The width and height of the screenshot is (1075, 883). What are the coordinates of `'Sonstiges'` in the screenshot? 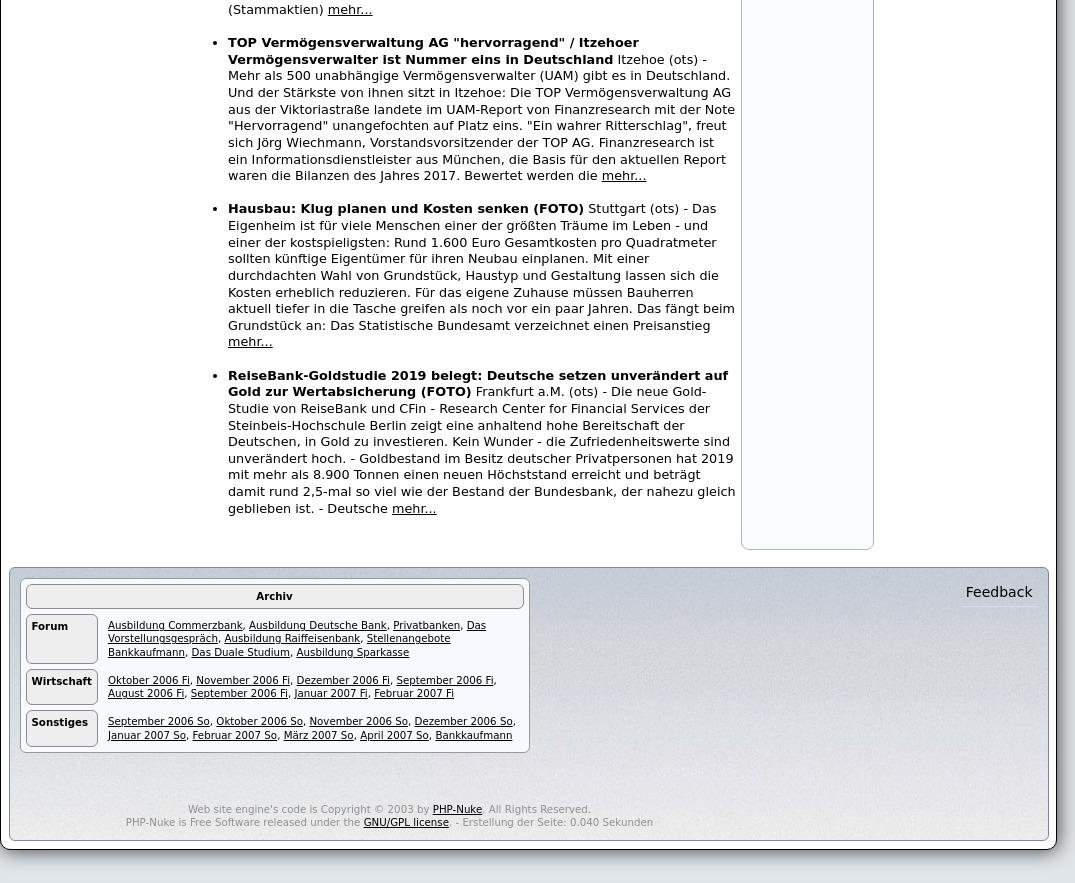 It's located at (59, 721).